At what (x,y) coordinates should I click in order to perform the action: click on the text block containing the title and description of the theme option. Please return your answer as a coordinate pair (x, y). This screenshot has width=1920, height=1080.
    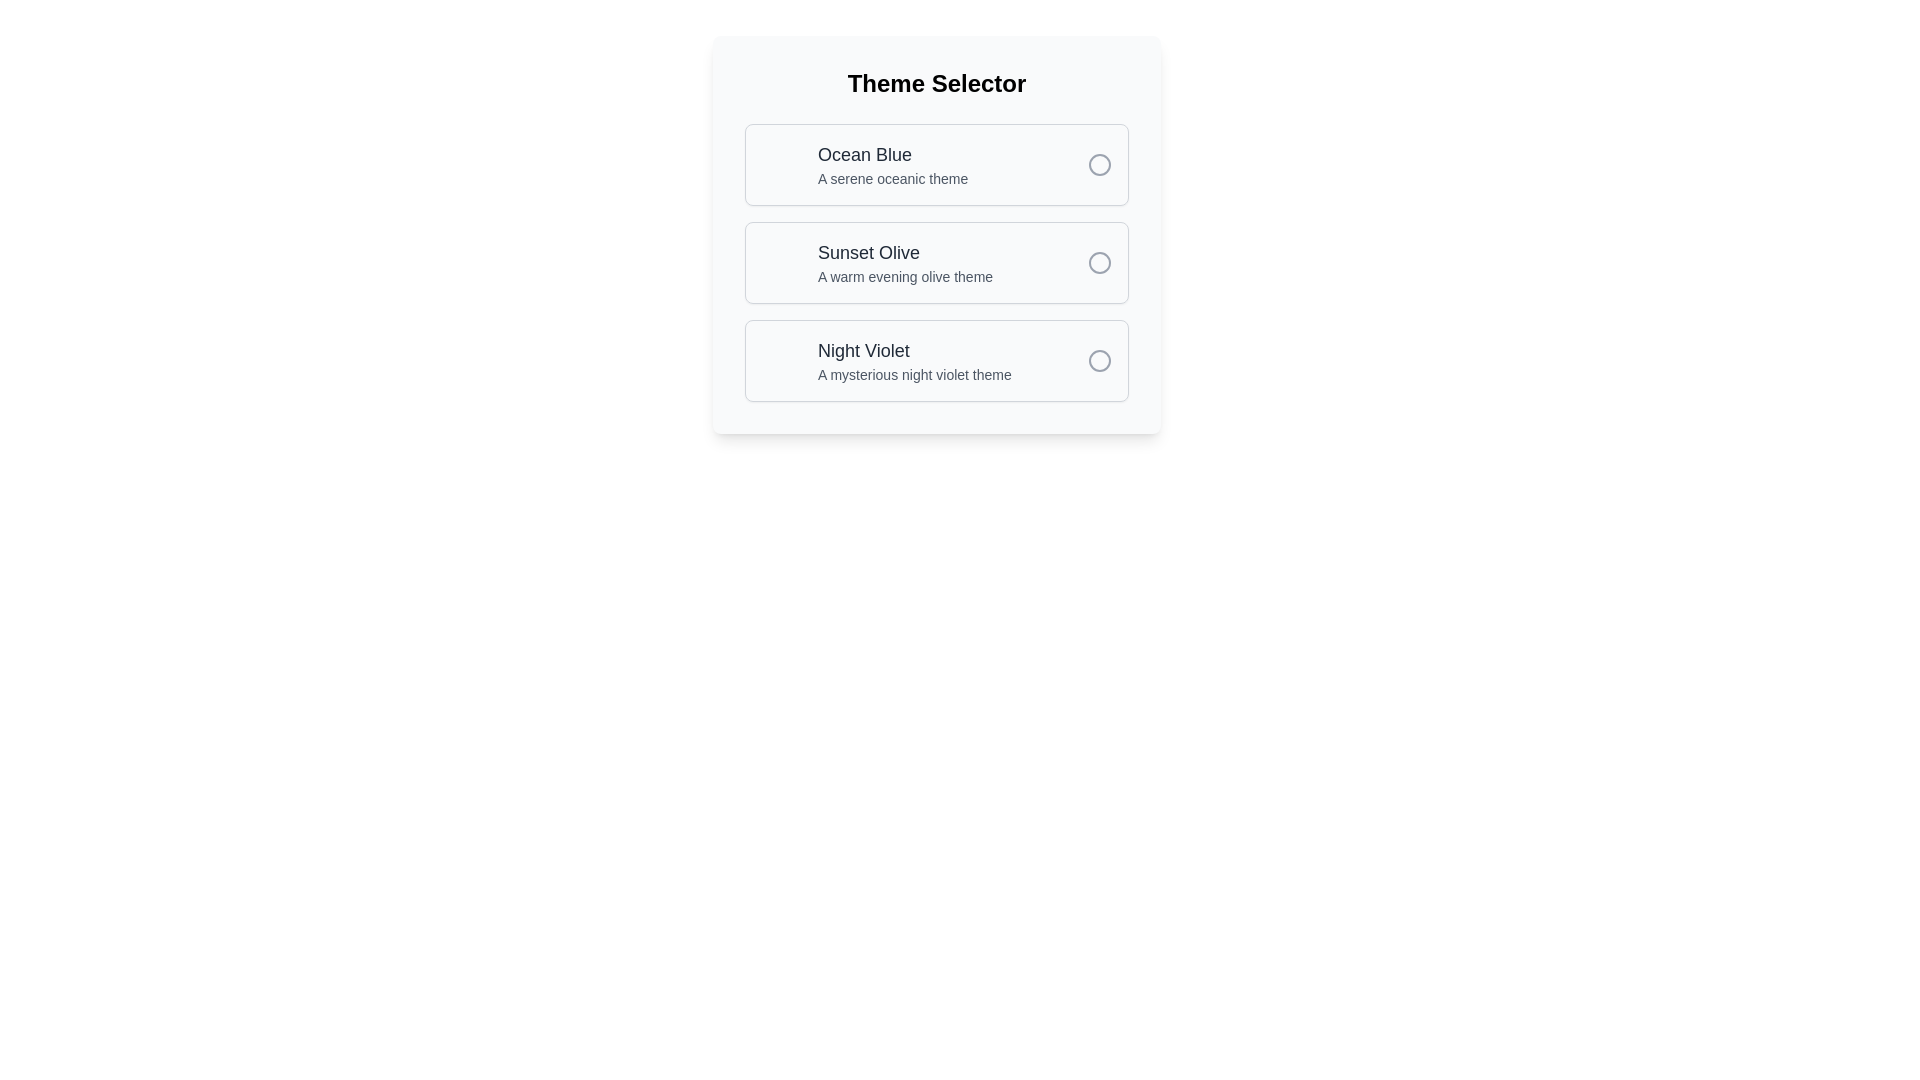
    Looking at the image, I should click on (913, 361).